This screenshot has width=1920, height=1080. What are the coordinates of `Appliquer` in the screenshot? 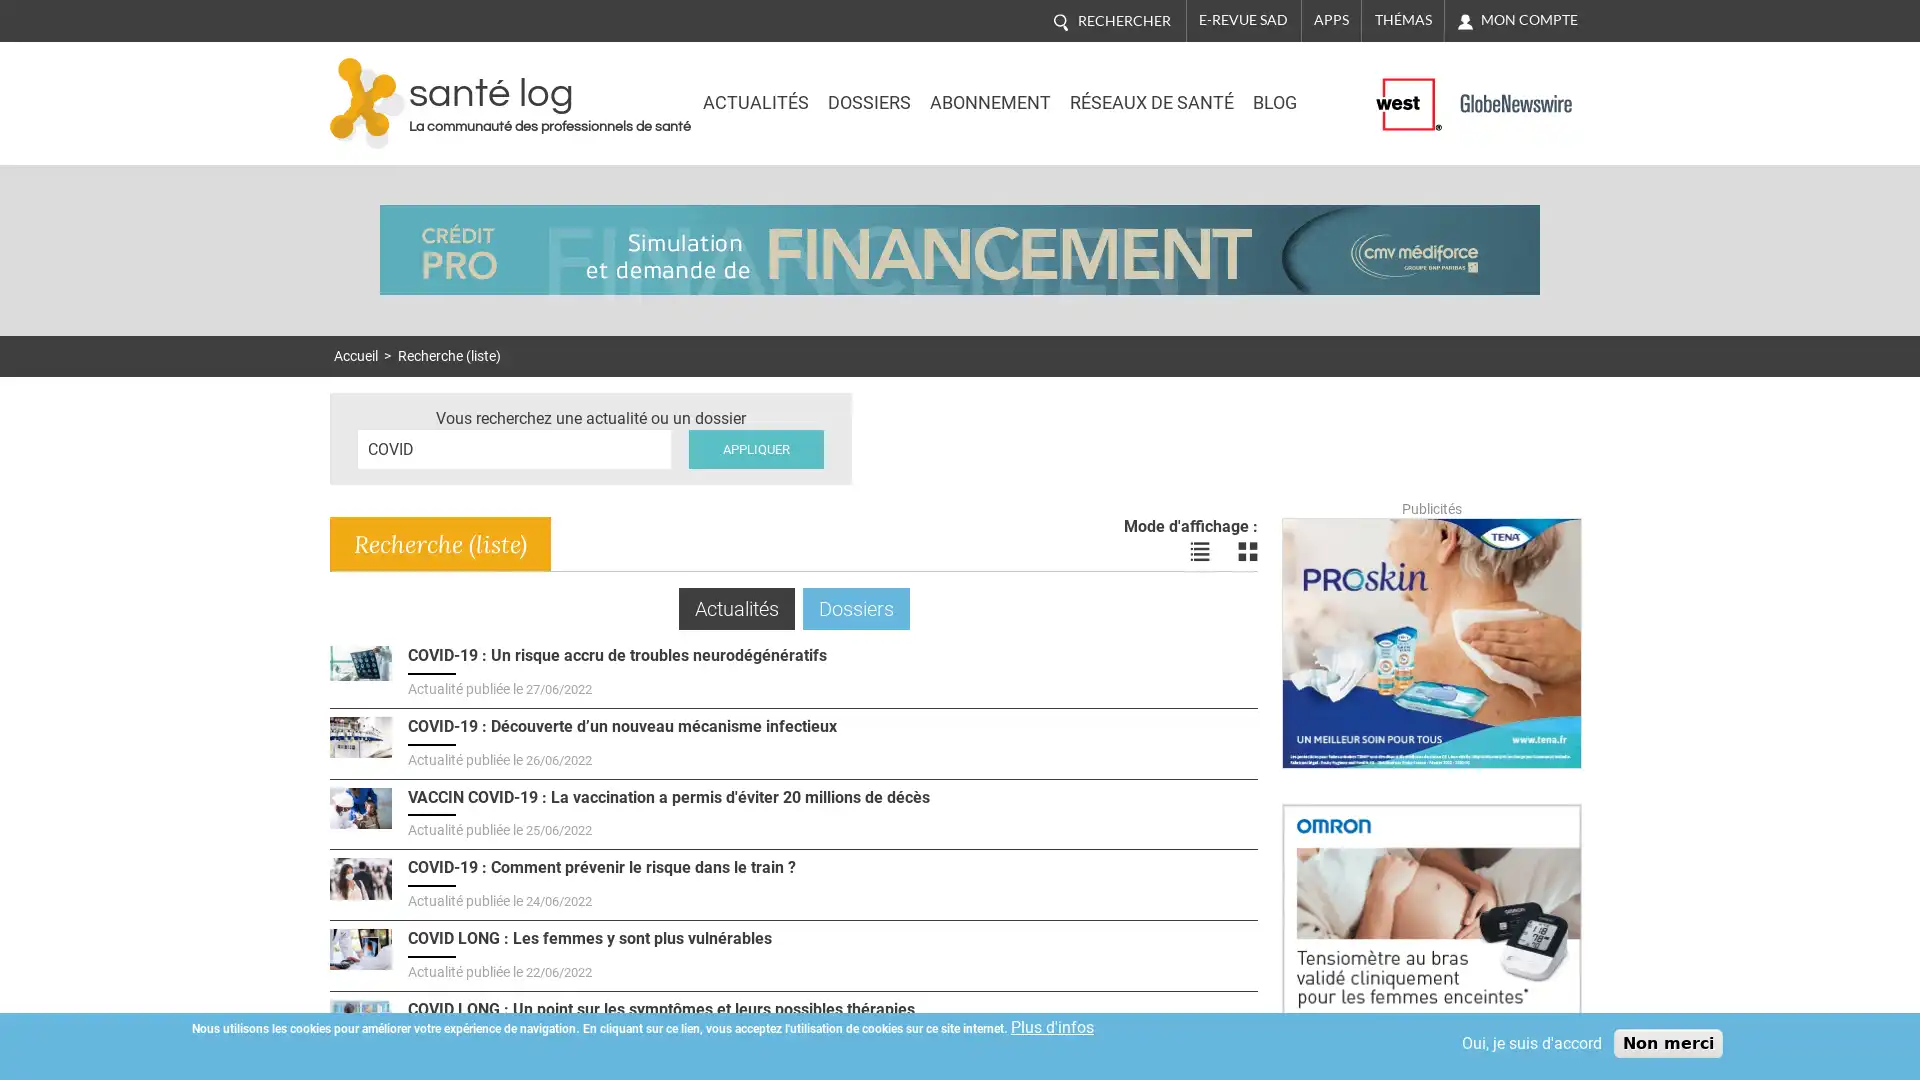 It's located at (755, 447).